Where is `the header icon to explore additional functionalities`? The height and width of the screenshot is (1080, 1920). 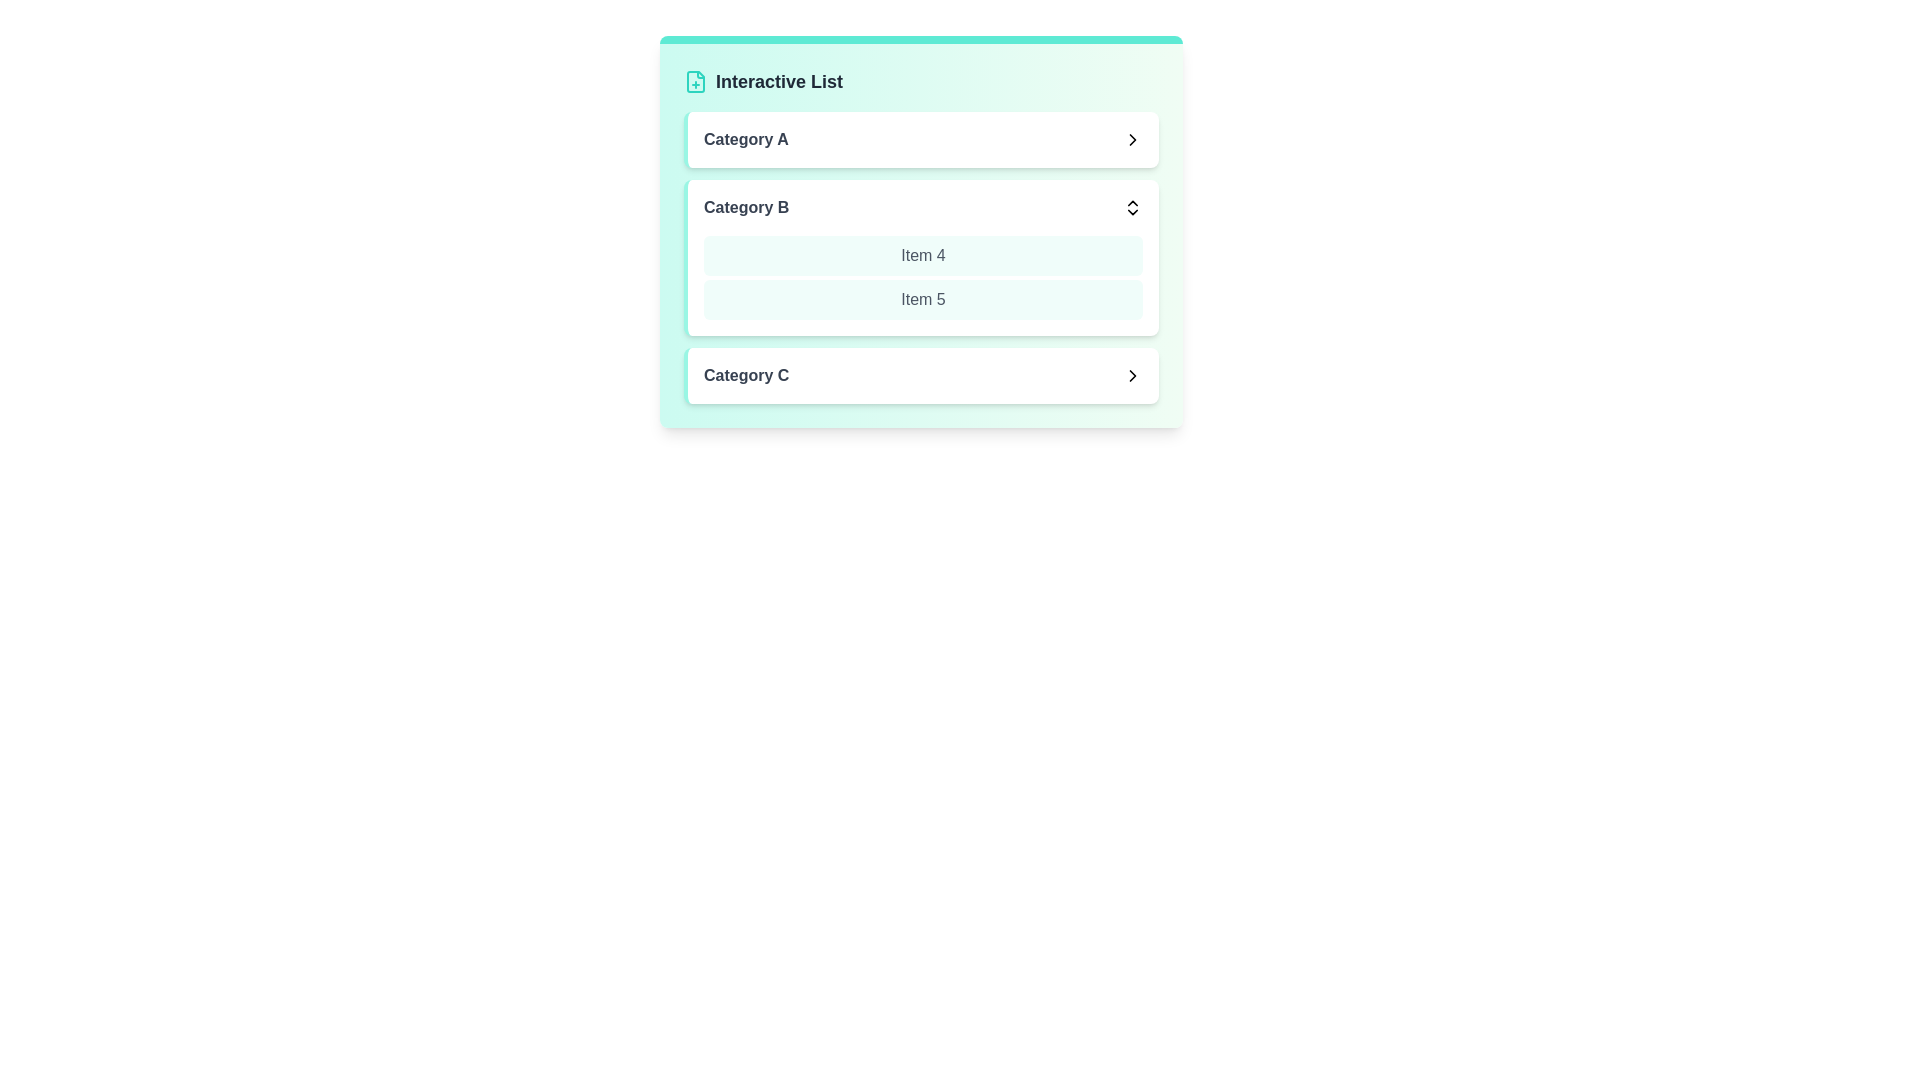 the header icon to explore additional functionalities is located at coordinates (696, 80).